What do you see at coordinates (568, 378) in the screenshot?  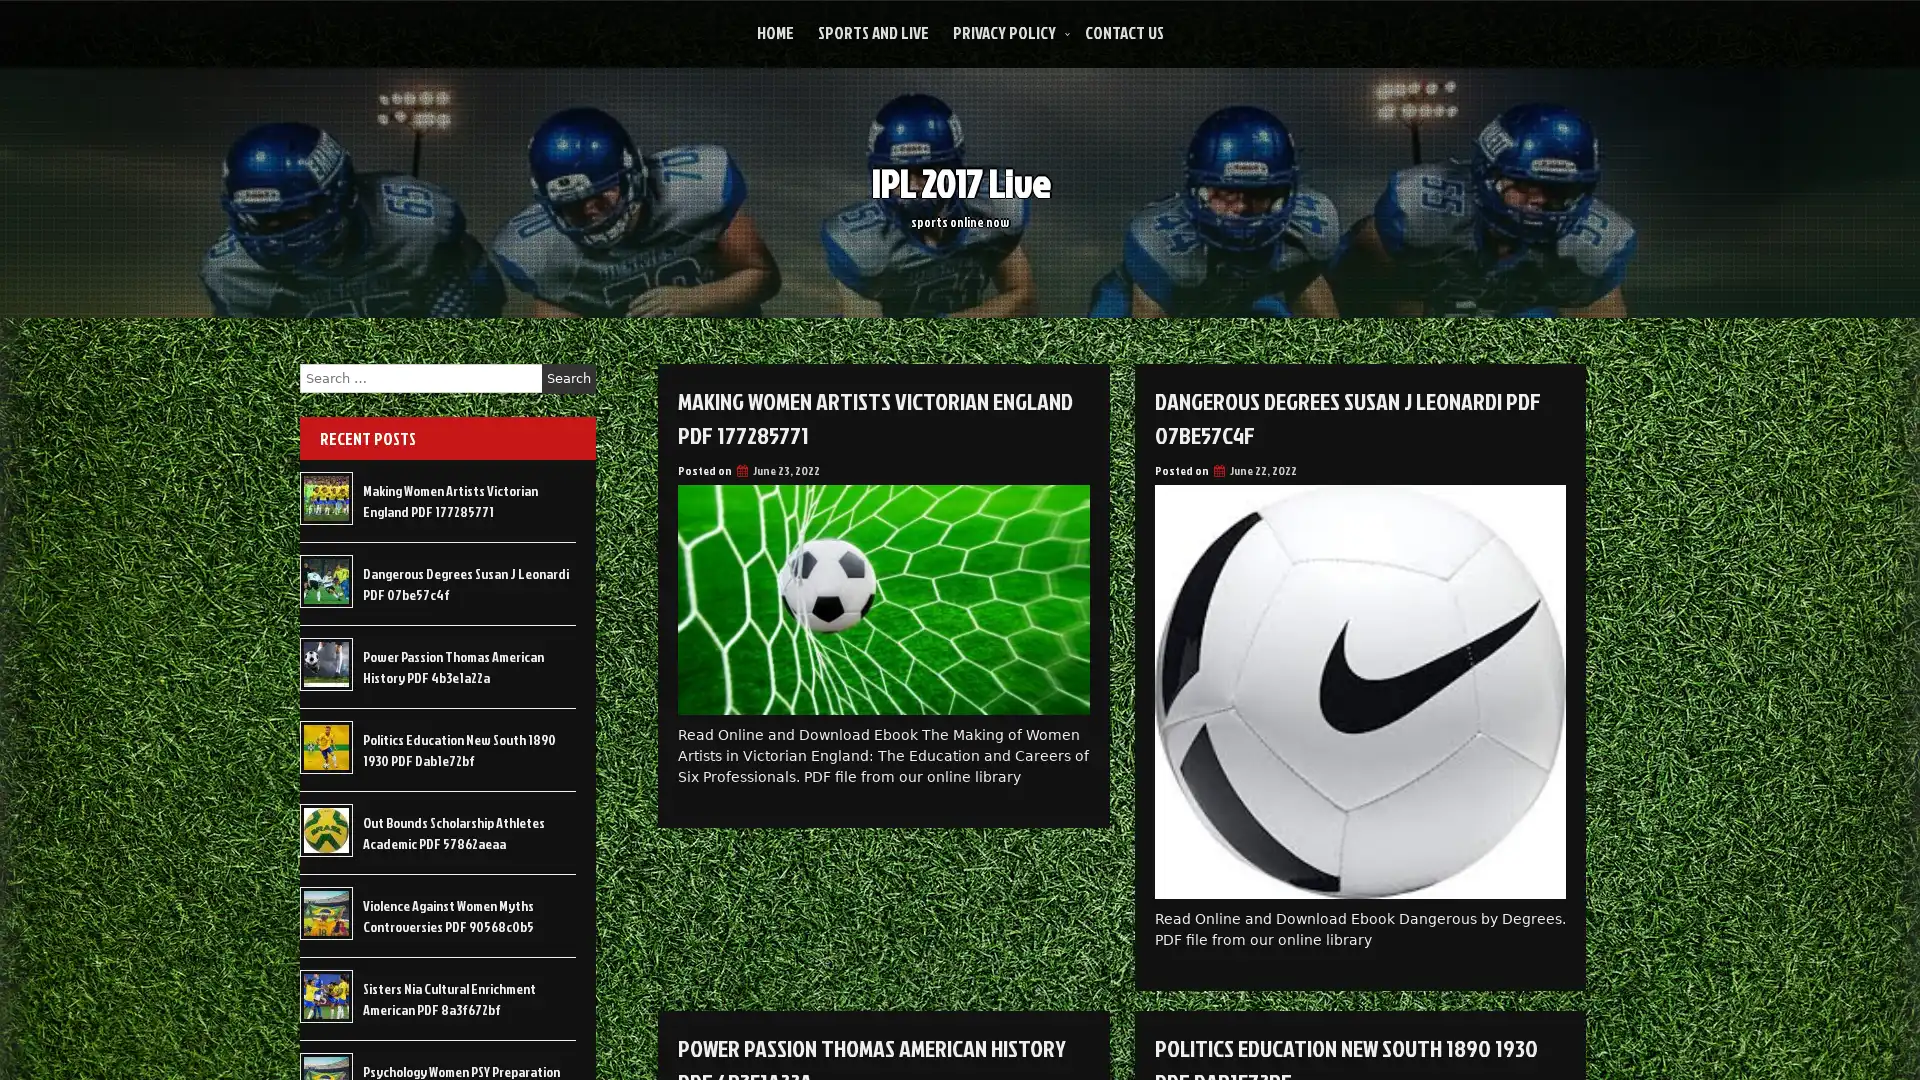 I see `Search` at bounding box center [568, 378].